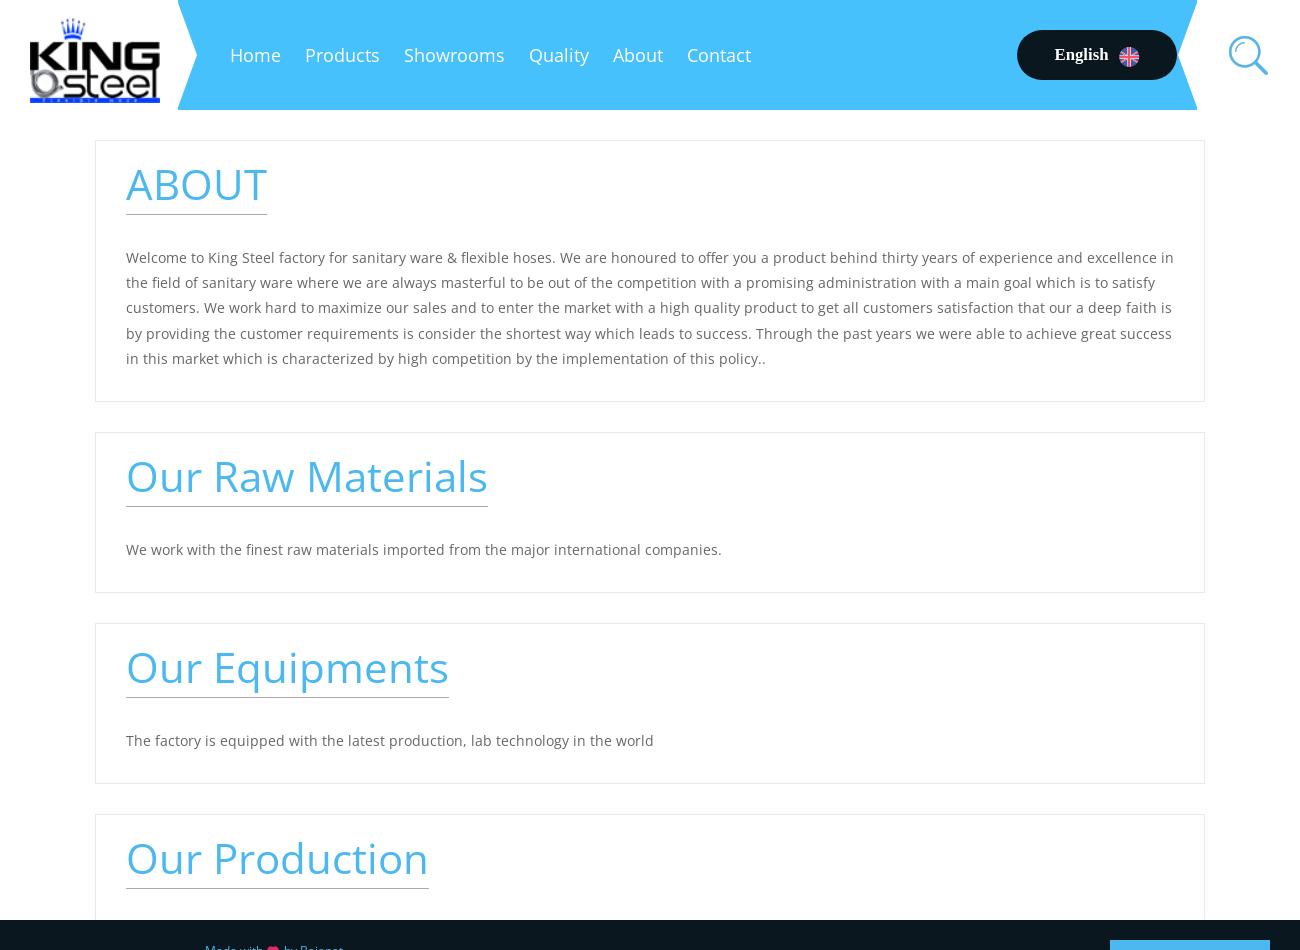  Describe the element at coordinates (341, 55) in the screenshot. I see `'Products'` at that location.